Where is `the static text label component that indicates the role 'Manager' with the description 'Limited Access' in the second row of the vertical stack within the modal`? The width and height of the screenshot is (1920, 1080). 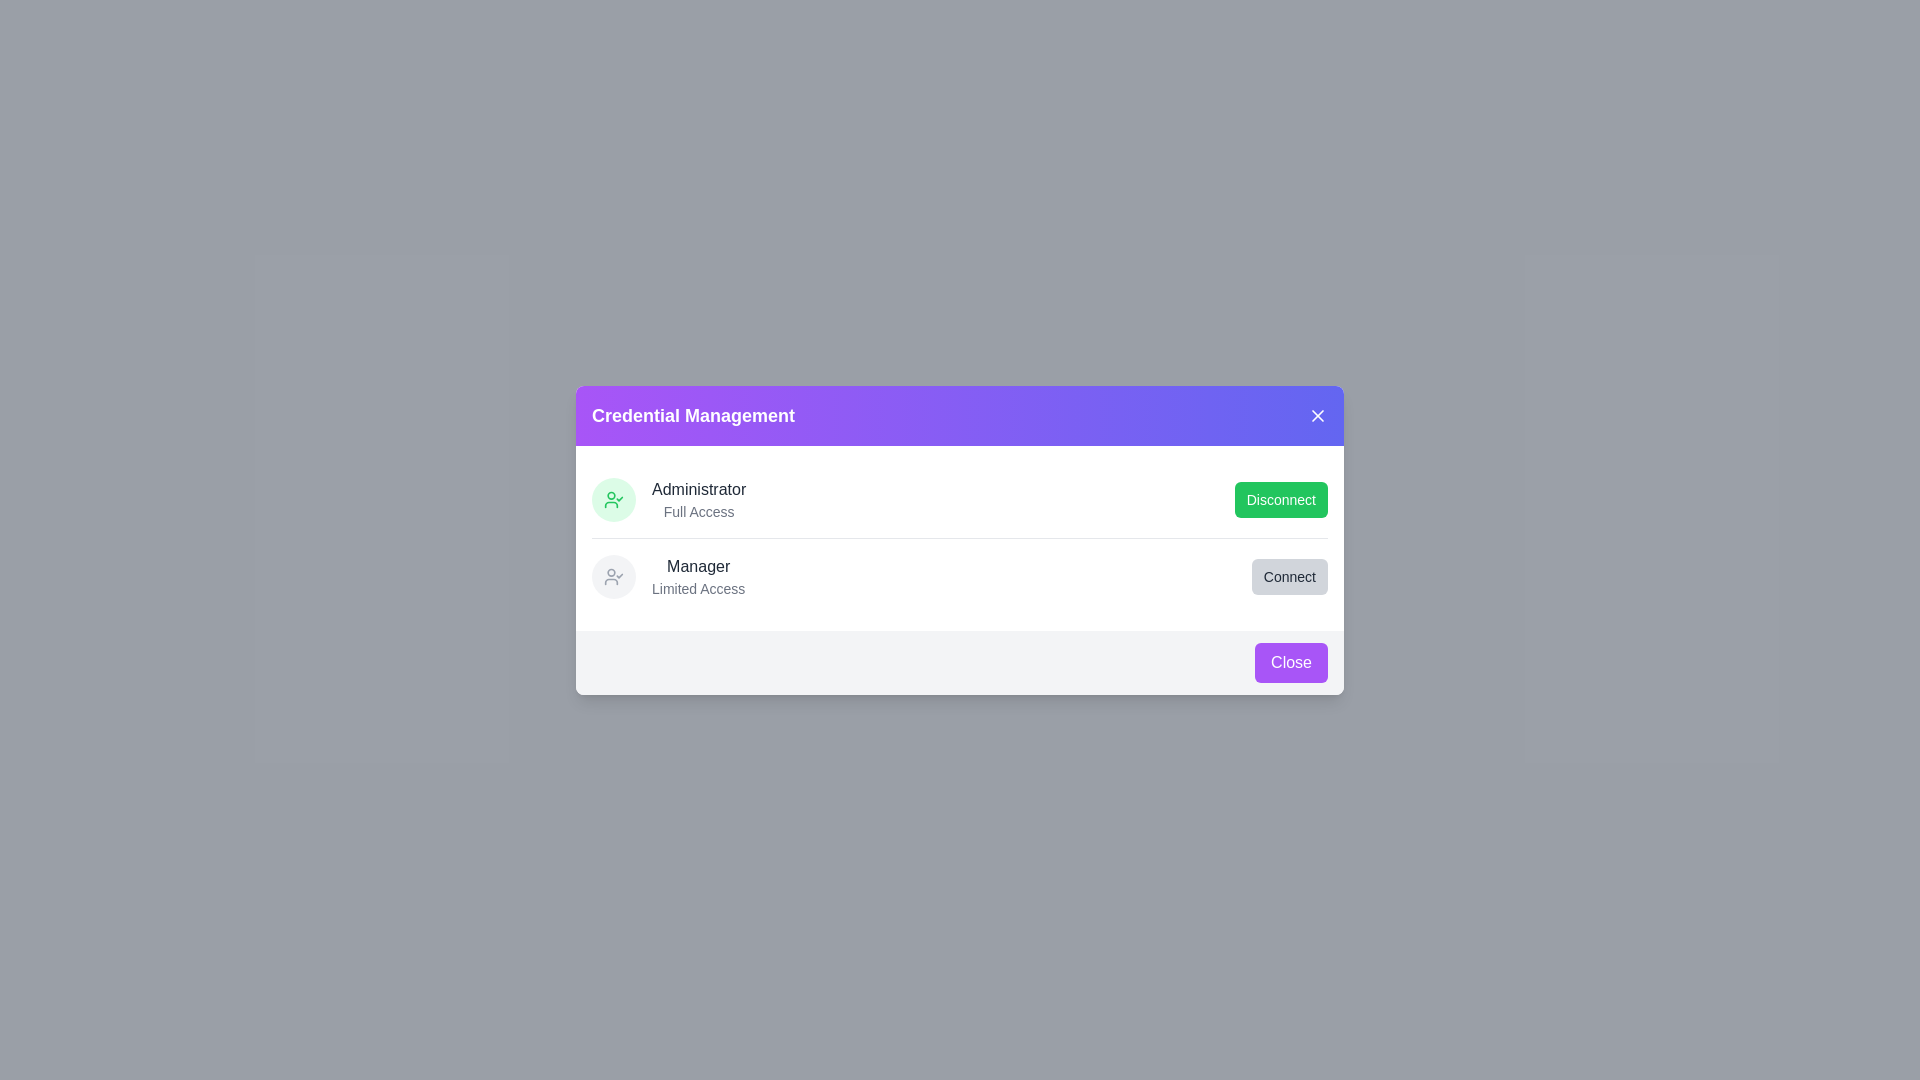
the static text label component that indicates the role 'Manager' with the description 'Limited Access' in the second row of the vertical stack within the modal is located at coordinates (698, 576).